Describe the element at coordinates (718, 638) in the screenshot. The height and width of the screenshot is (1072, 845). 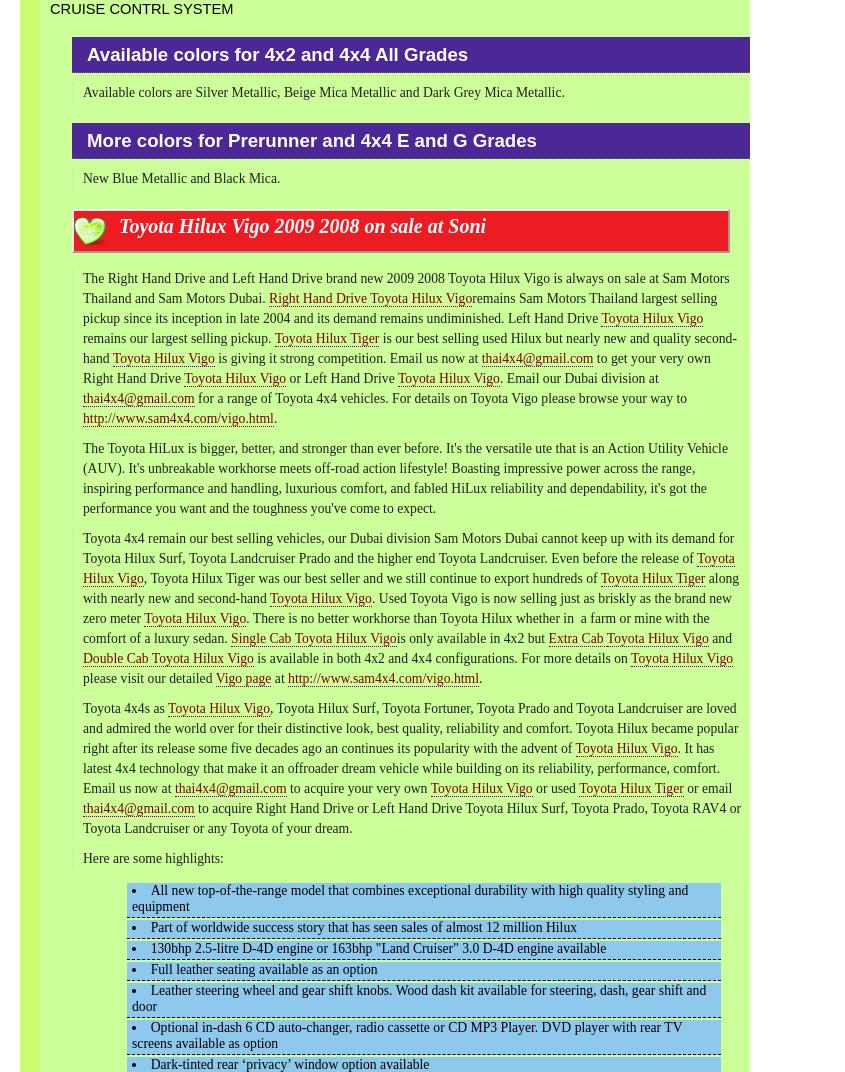
I see `'and'` at that location.